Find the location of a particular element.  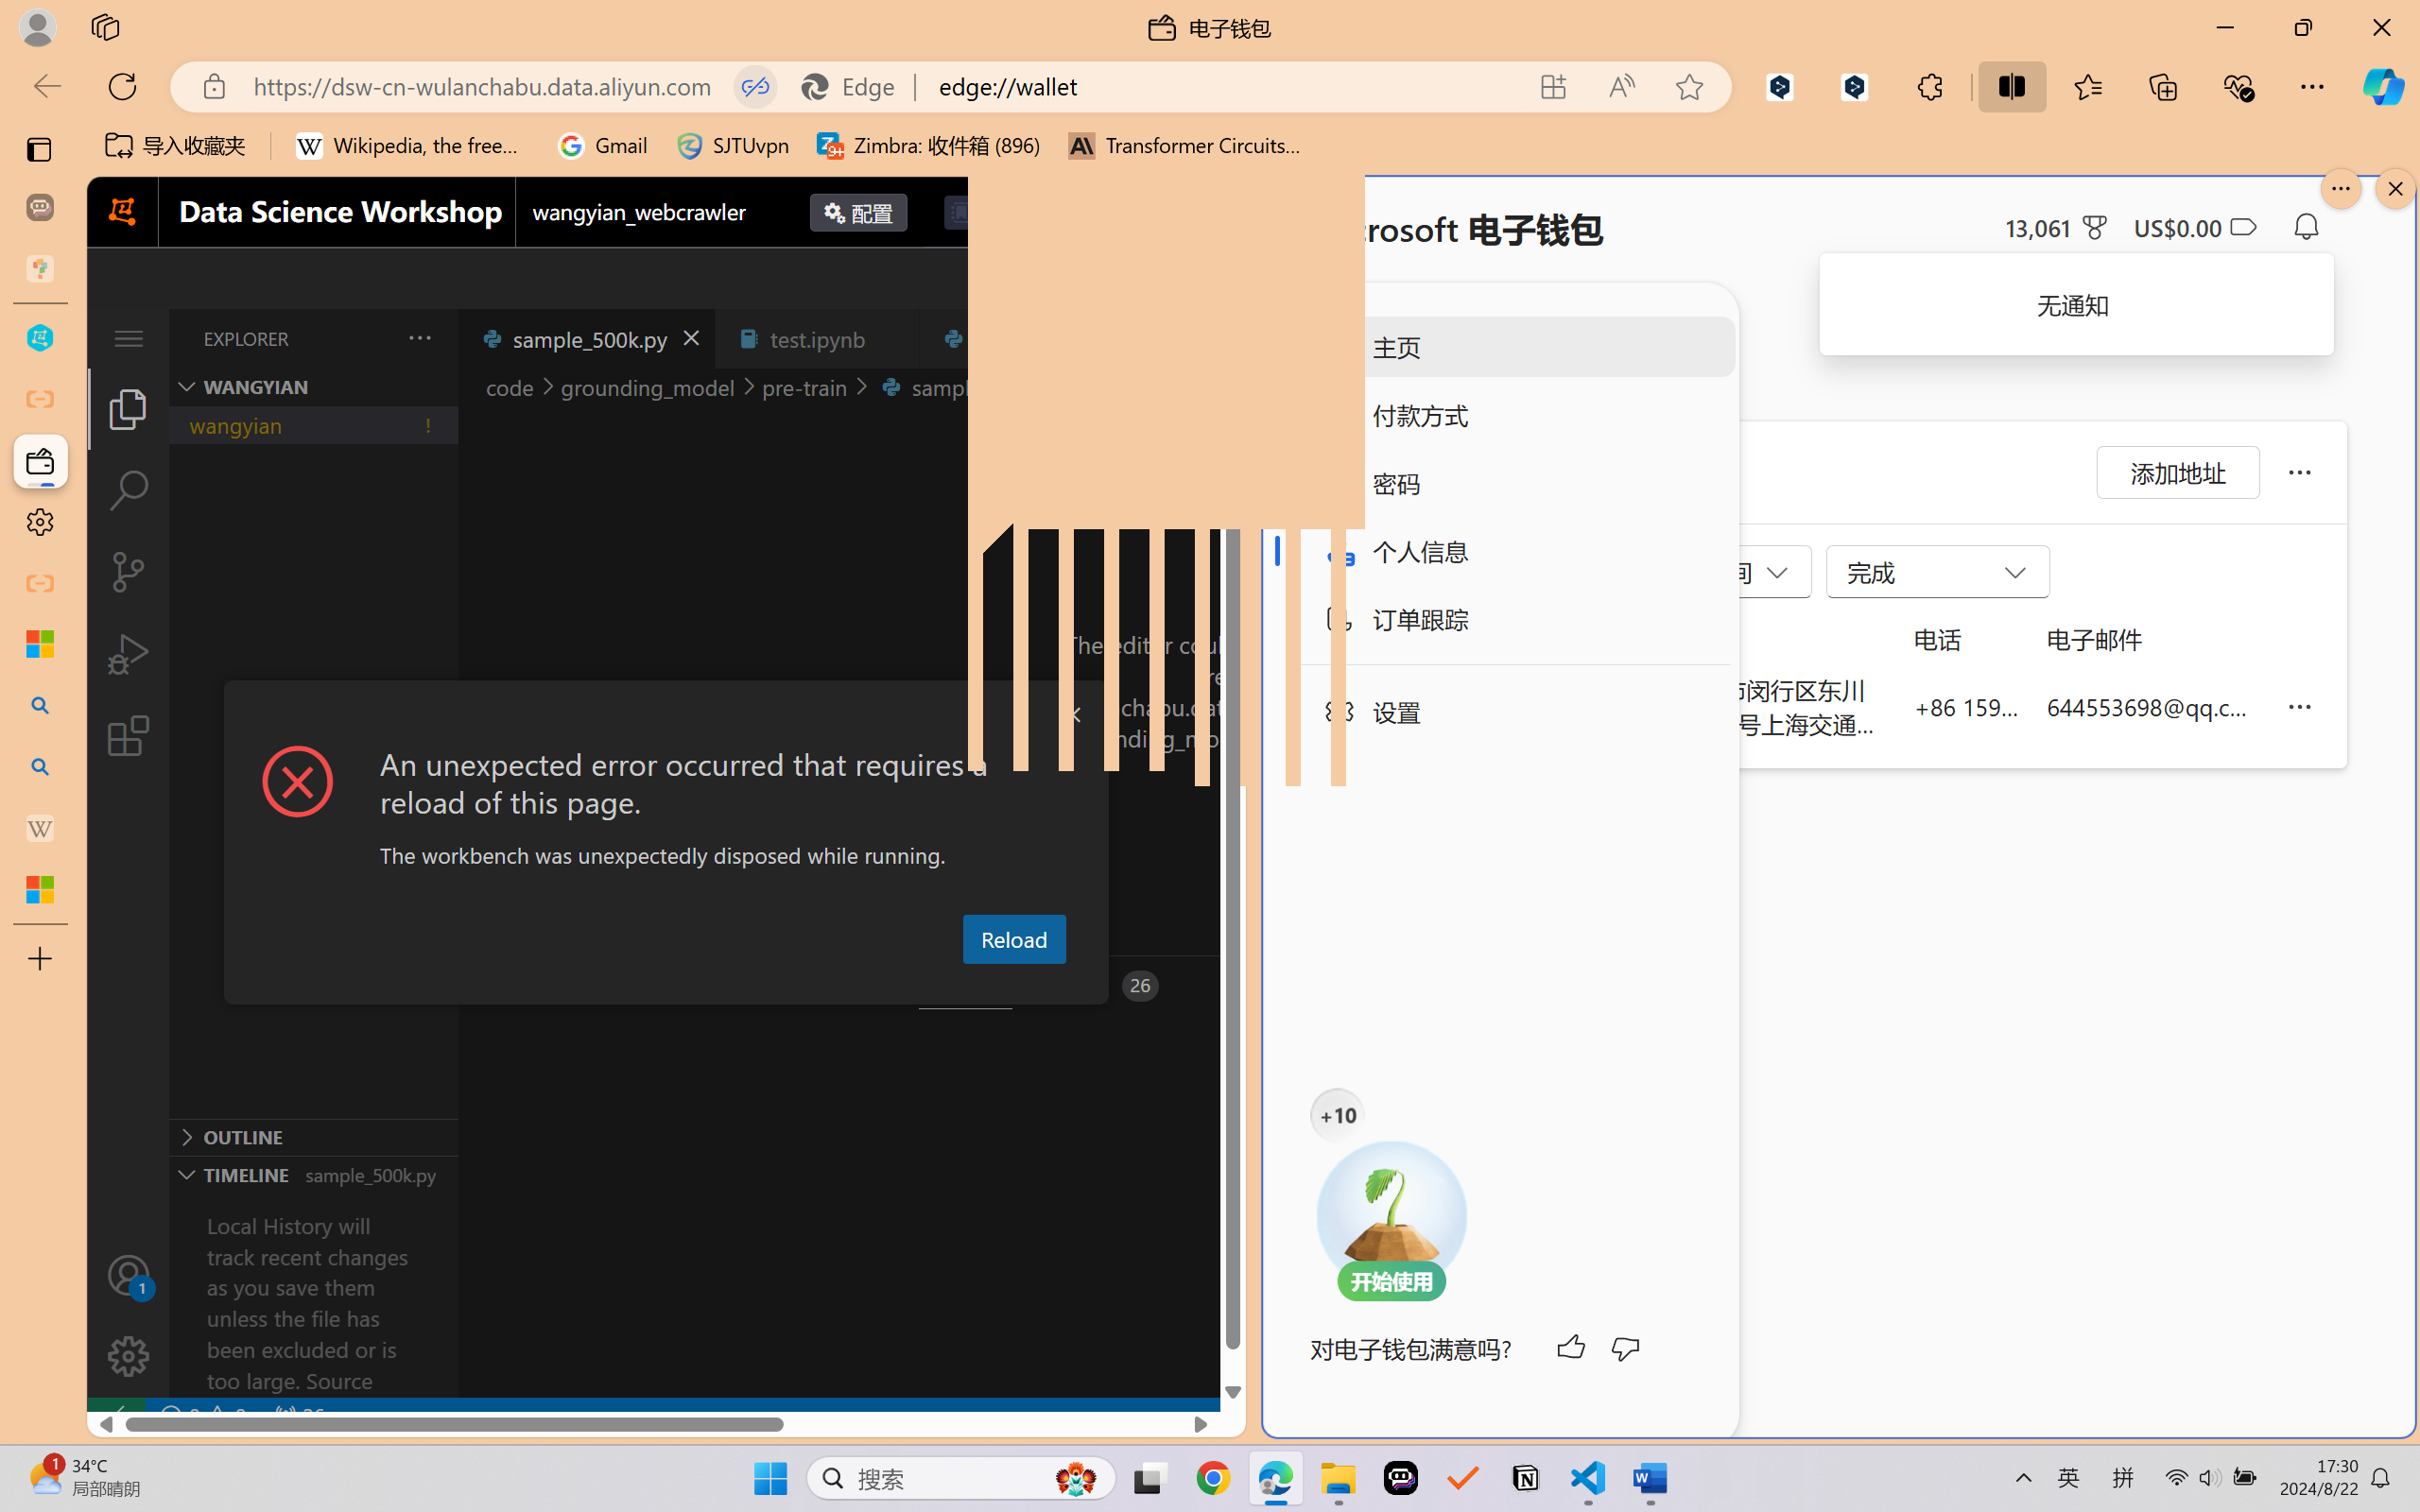

'Reload' is located at coordinates (1013, 937).